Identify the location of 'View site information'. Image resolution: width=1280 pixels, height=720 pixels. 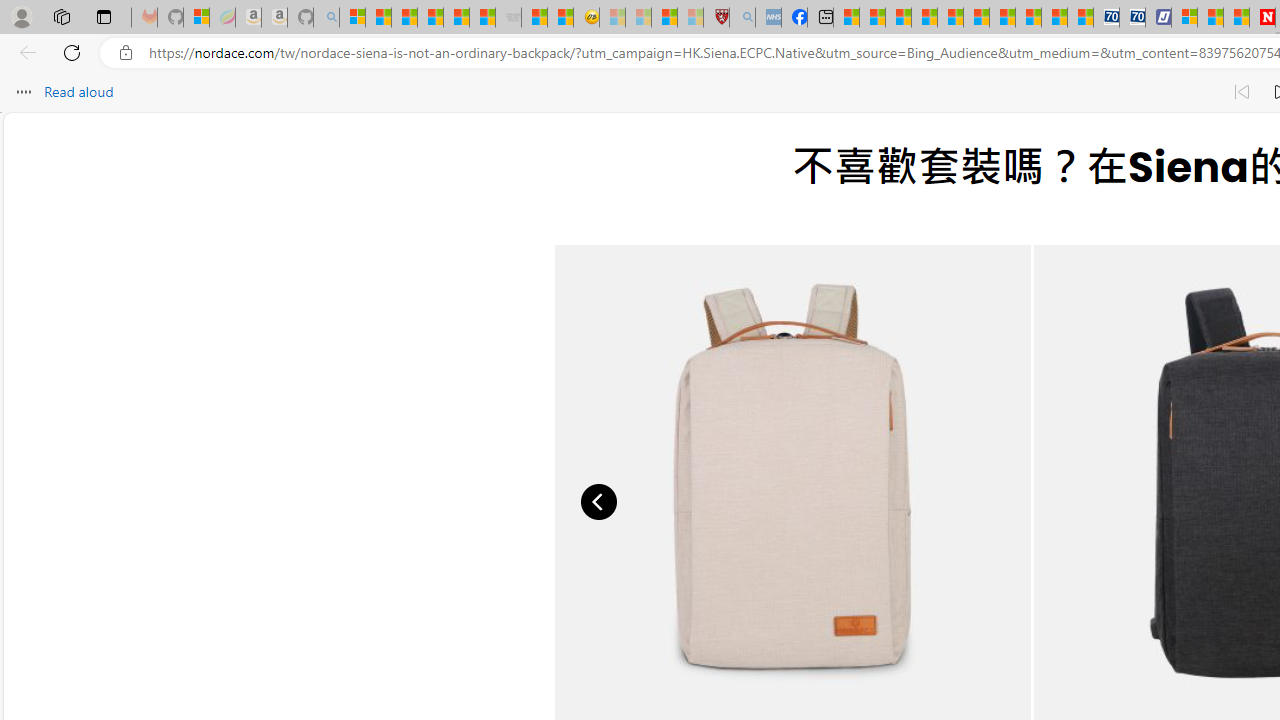
(125, 52).